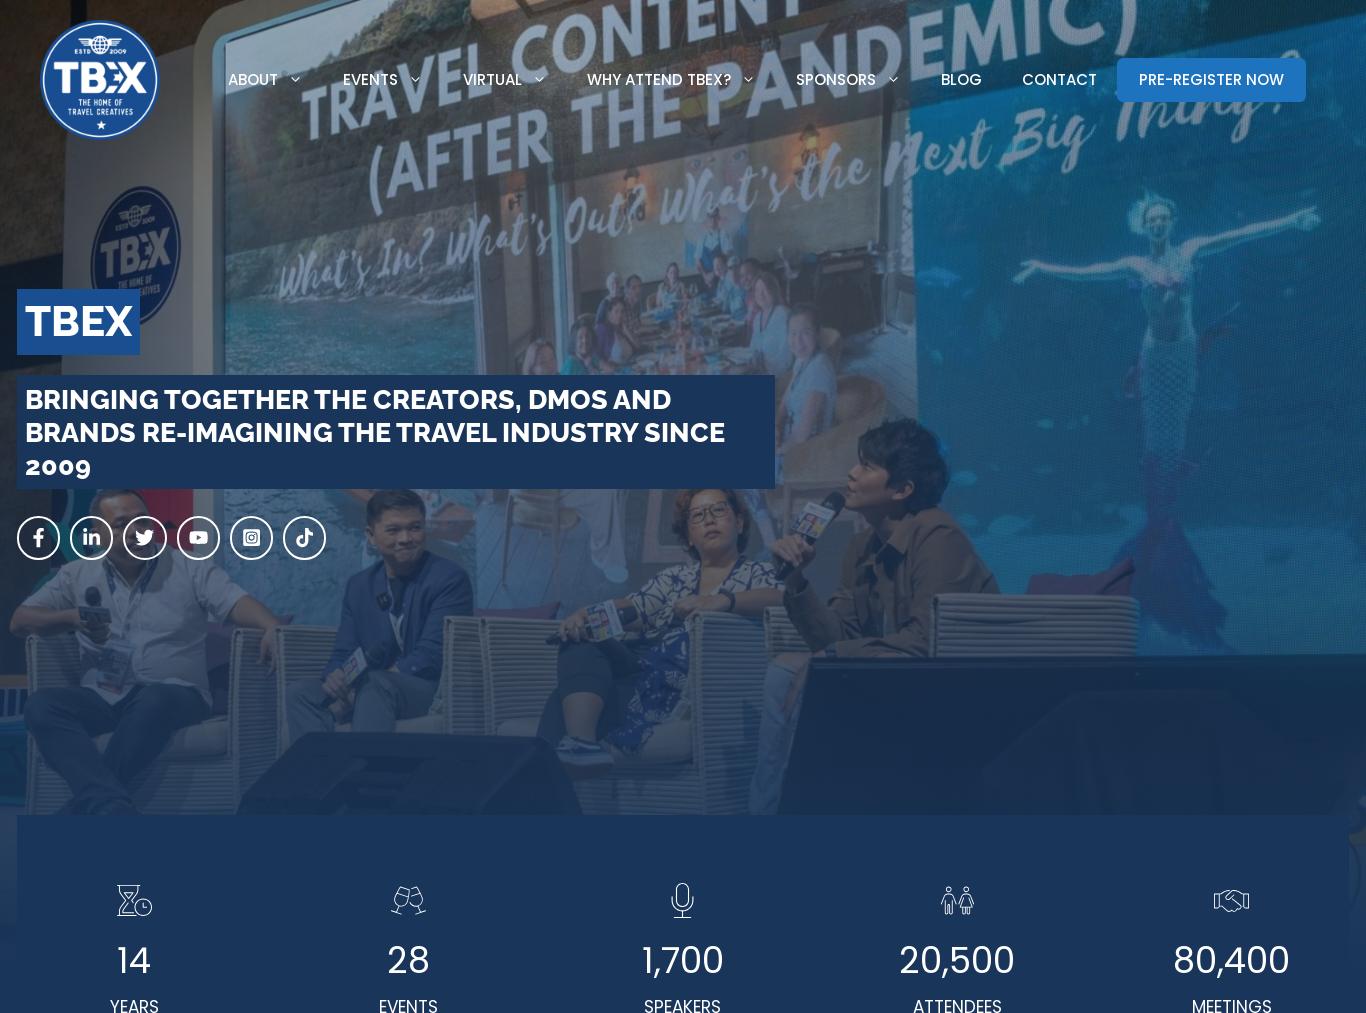 The width and height of the screenshot is (1366, 1013). I want to click on '80,400', so click(1172, 960).